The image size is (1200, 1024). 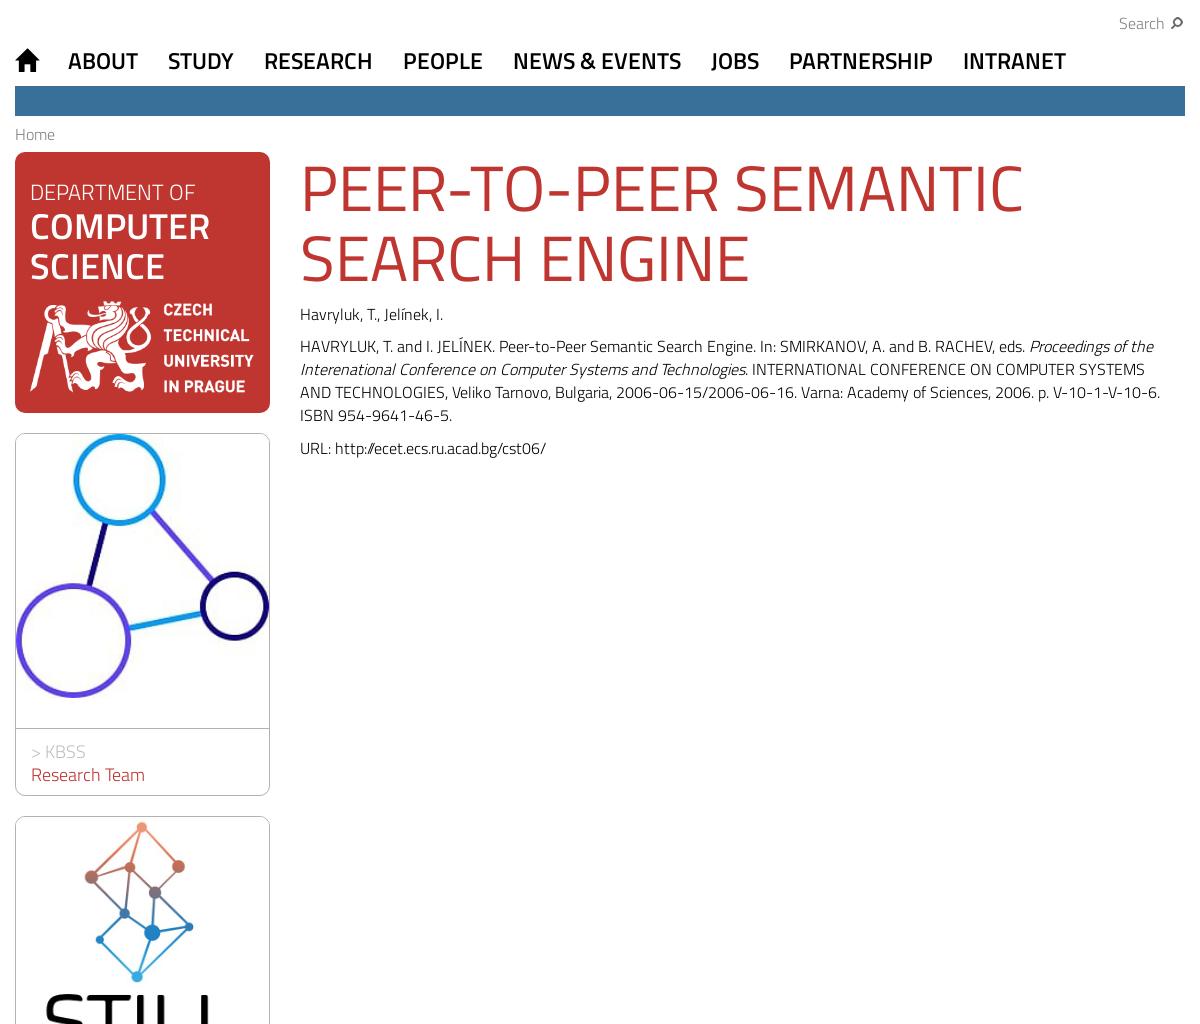 I want to click on 'Proceedings of the Interenational Conference on Computer Systems and Technologies', so click(x=726, y=357).